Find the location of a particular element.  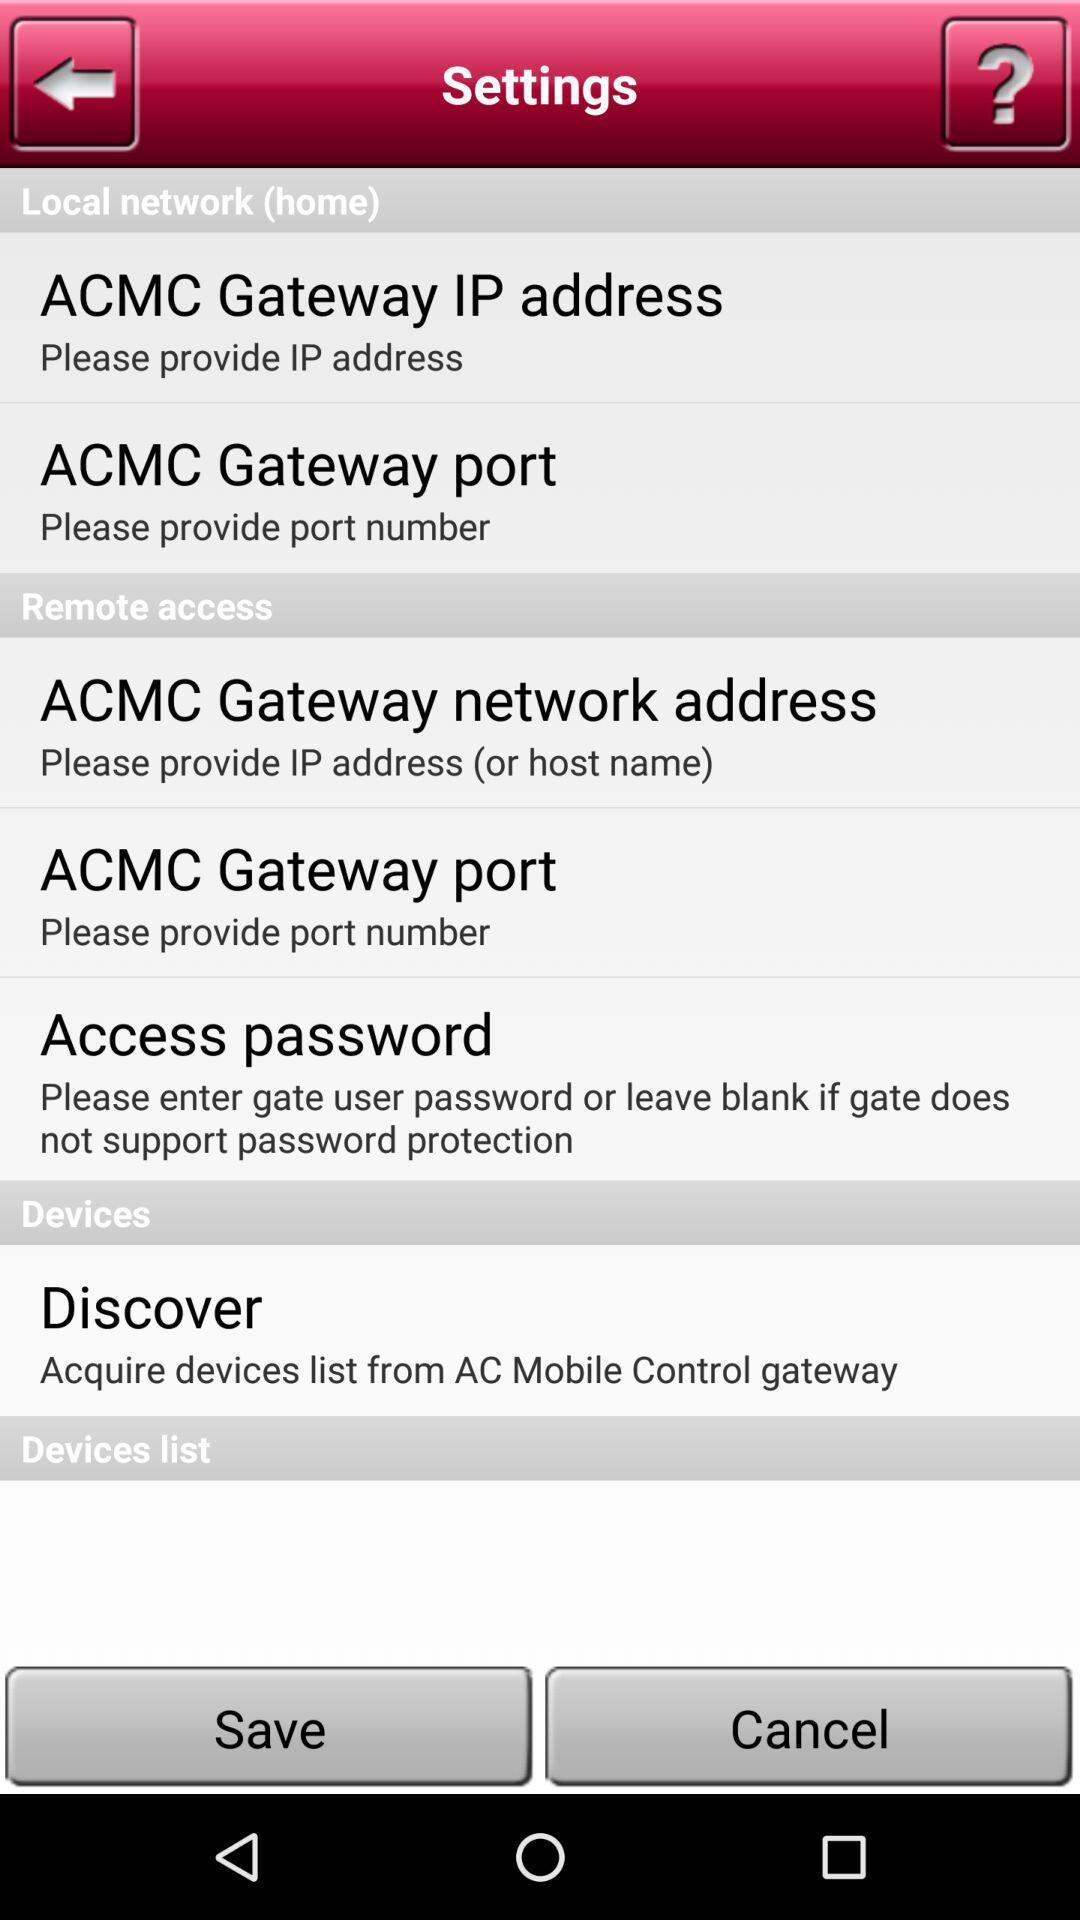

the please enter gate icon is located at coordinates (537, 1116).